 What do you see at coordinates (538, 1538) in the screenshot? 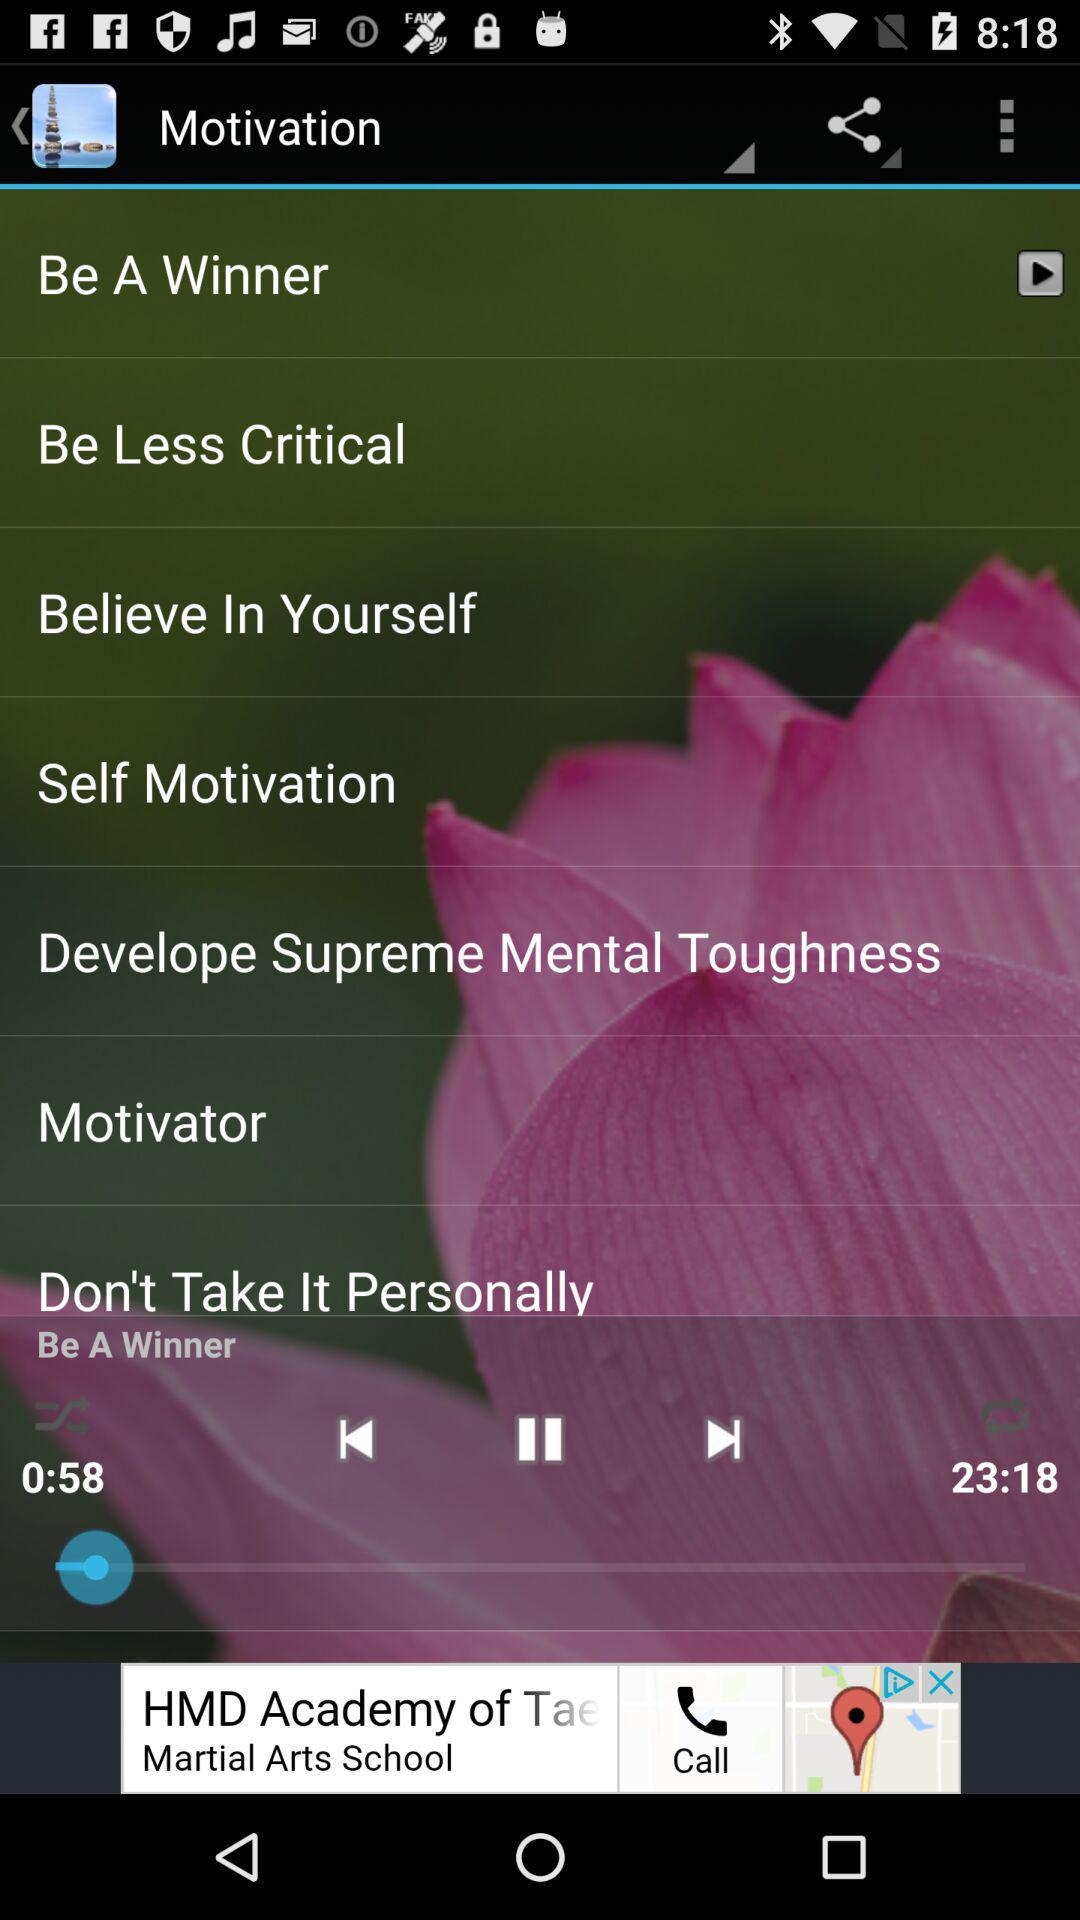
I see `the pause icon` at bounding box center [538, 1538].